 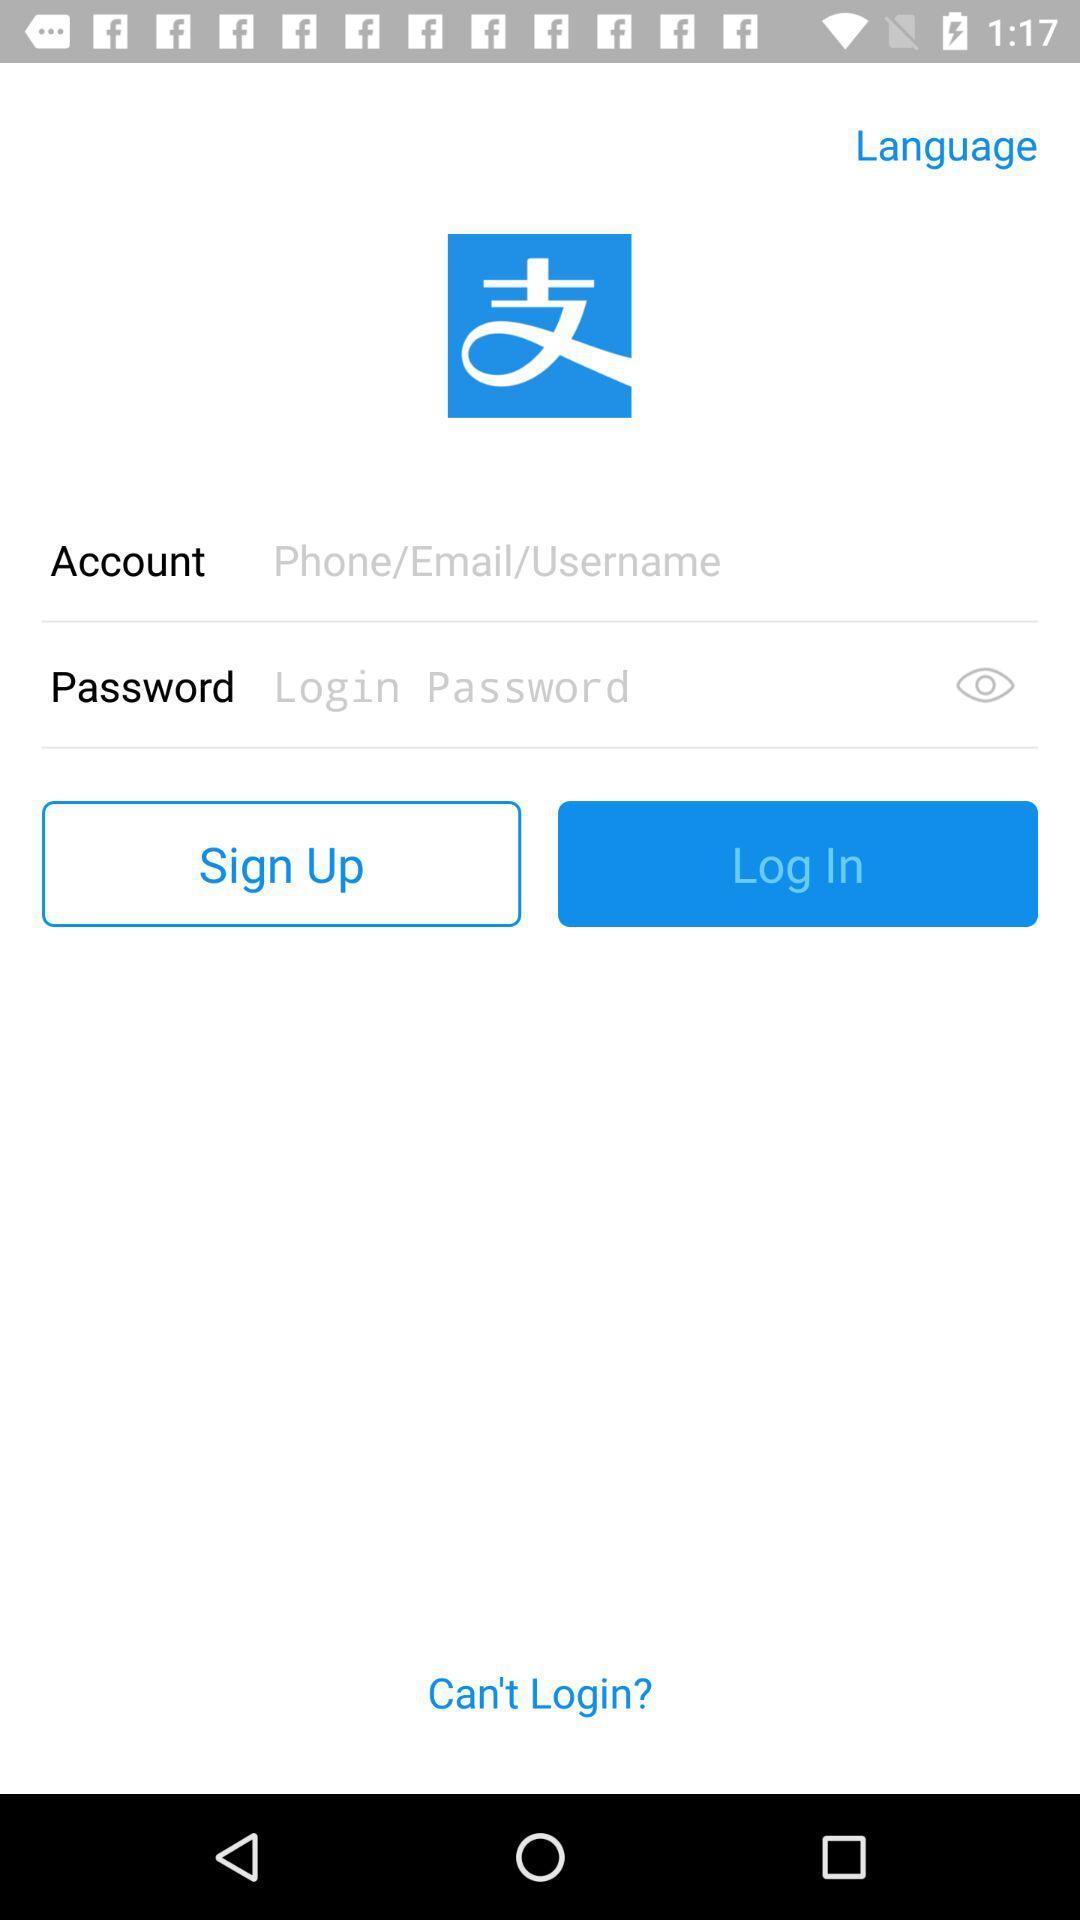 What do you see at coordinates (984, 685) in the screenshot?
I see `the visibility icon` at bounding box center [984, 685].